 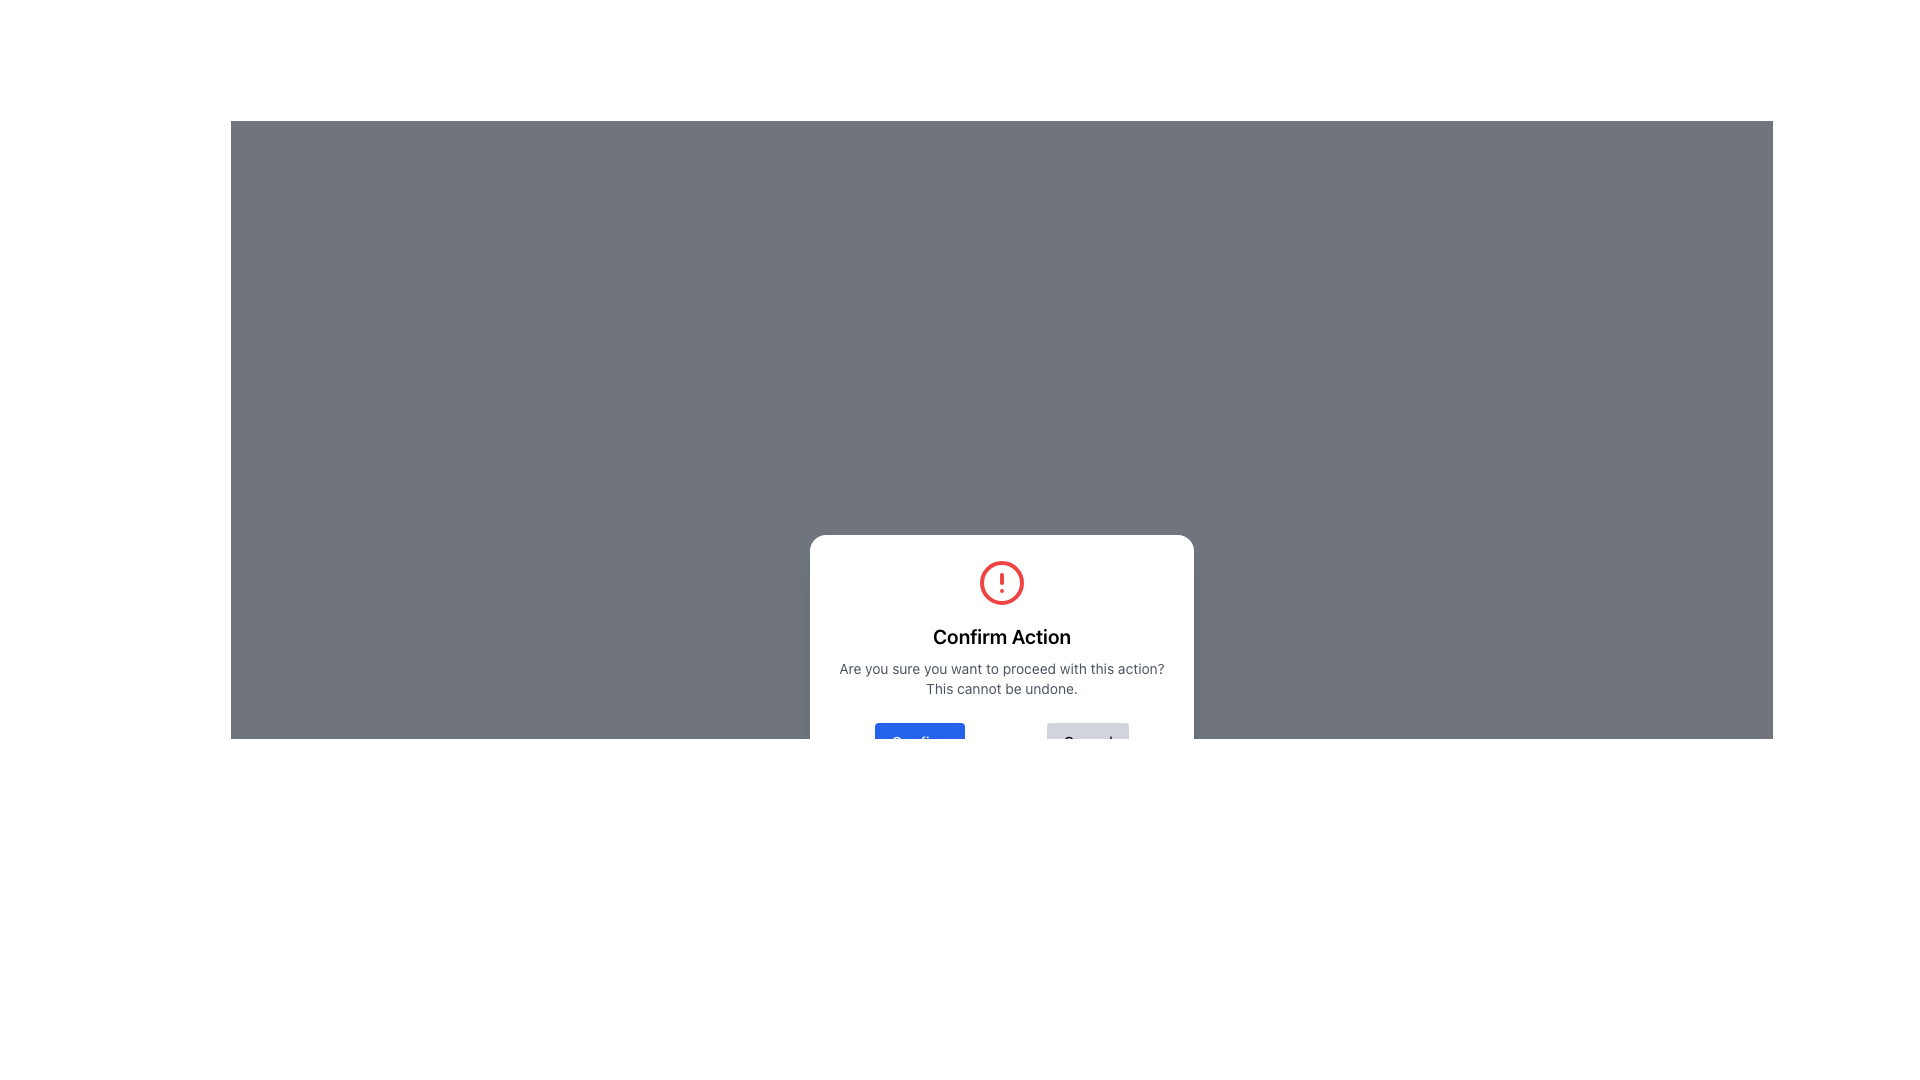 I want to click on the critical alert icon located at the top center of the confirmation dialog box, which is positioned directly above the 'Confirm Action' text, so click(x=1002, y=582).